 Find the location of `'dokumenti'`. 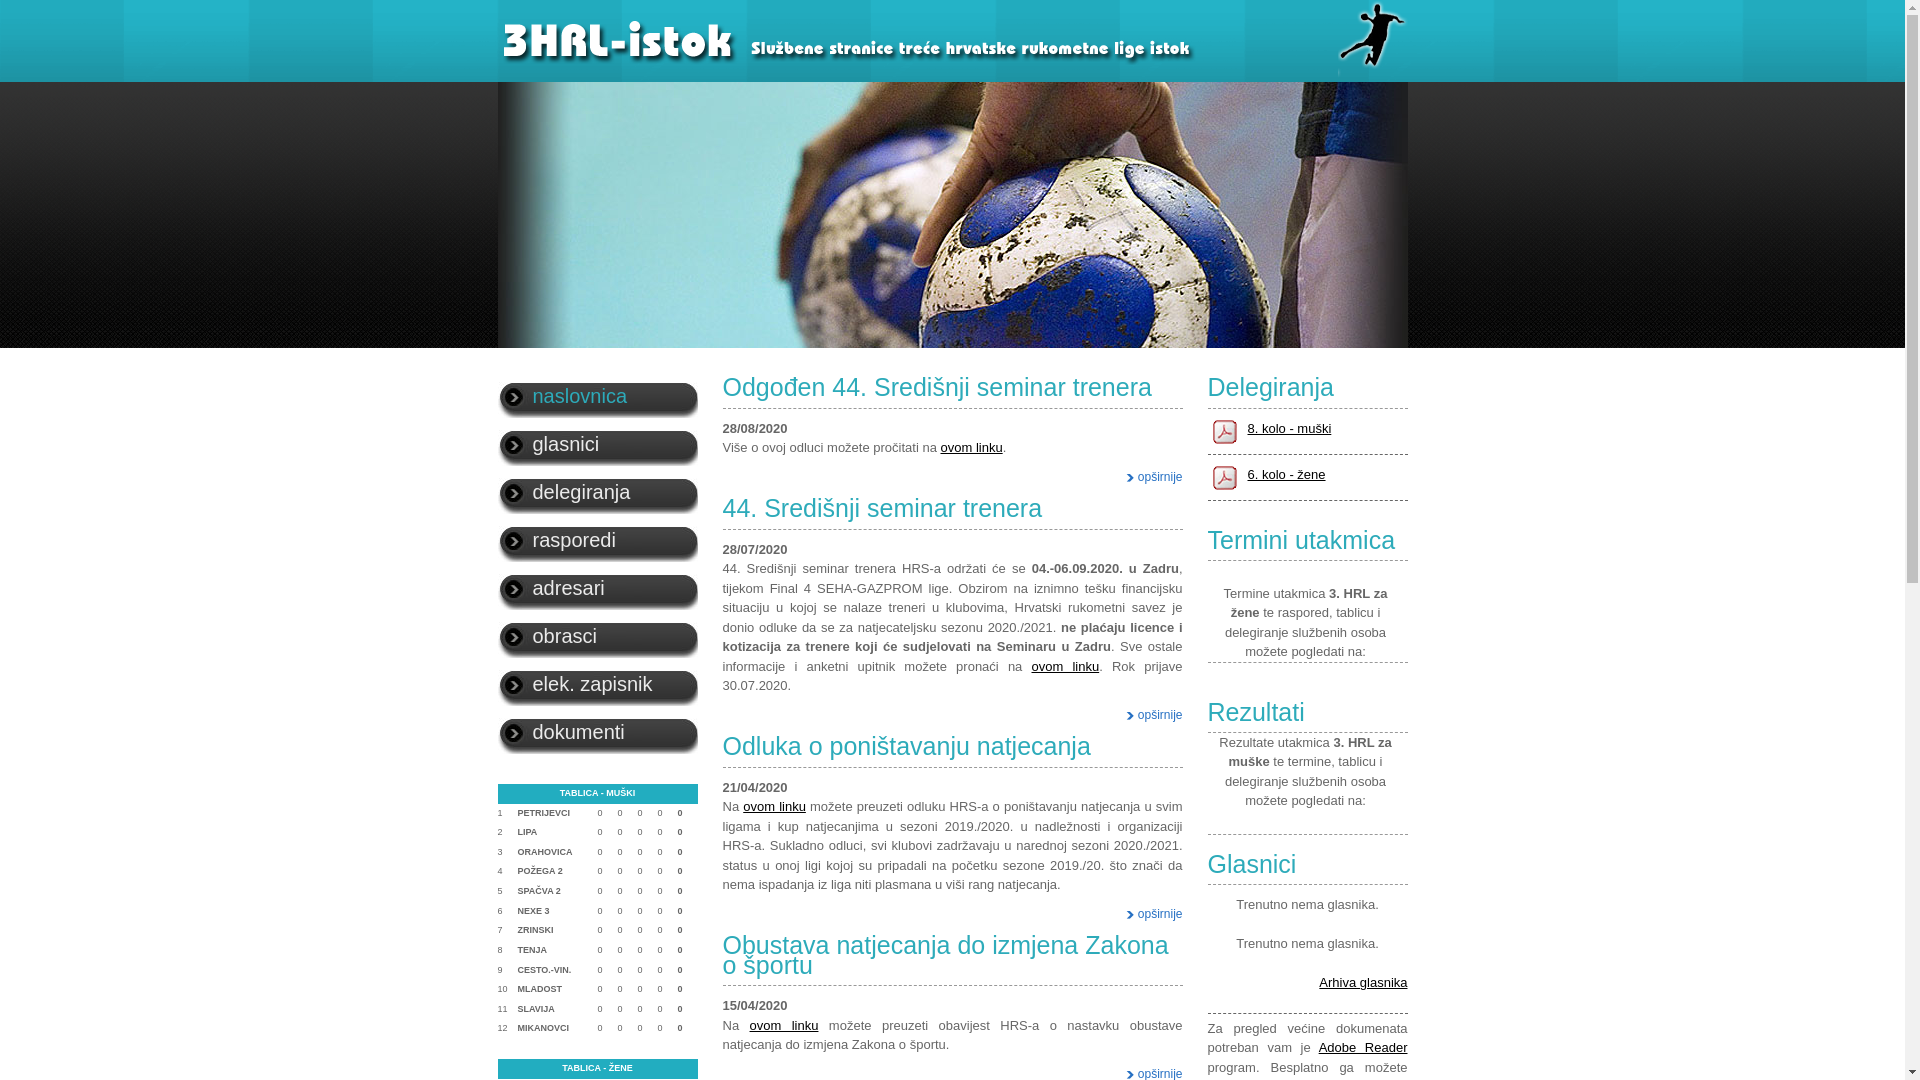

'dokumenti' is located at coordinates (597, 732).